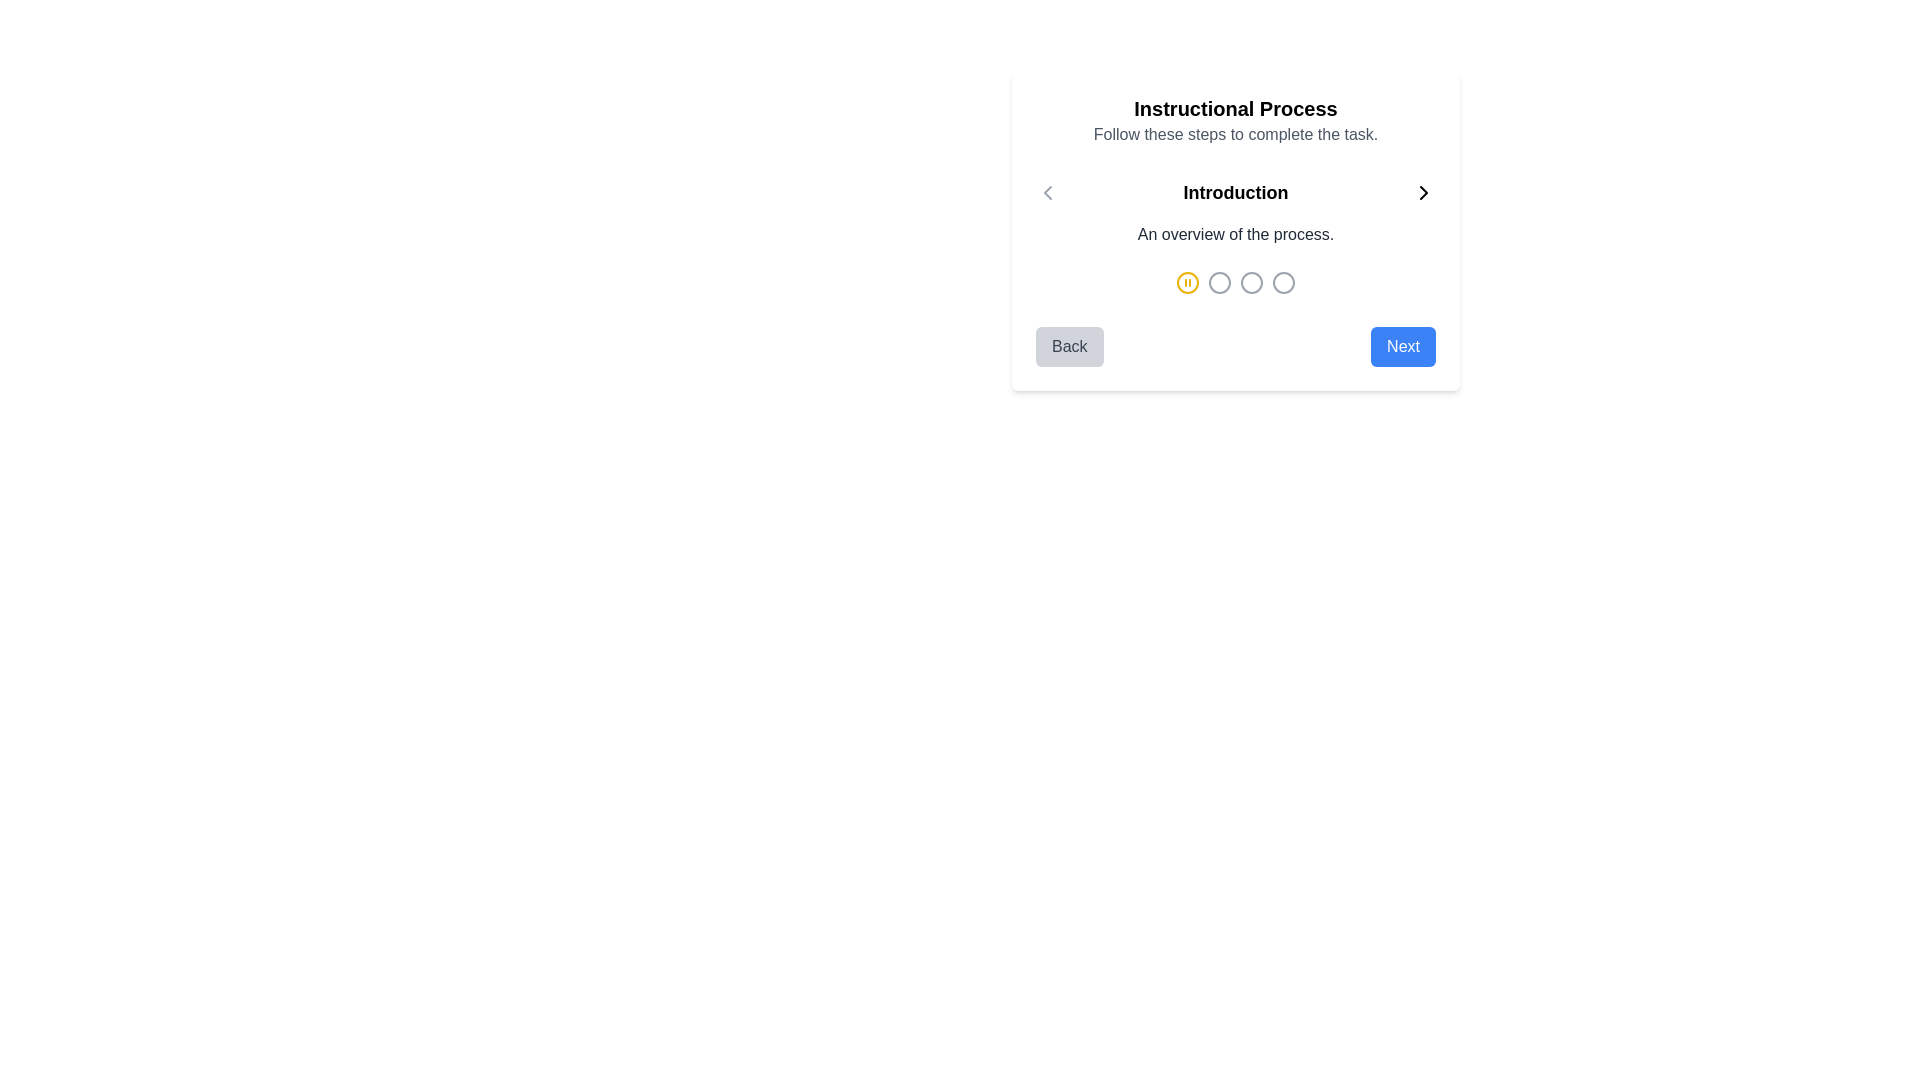  What do you see at coordinates (1251, 282) in the screenshot?
I see `the third circular SVG element with a light-gray border, located below the 'Instructional Process' section` at bounding box center [1251, 282].